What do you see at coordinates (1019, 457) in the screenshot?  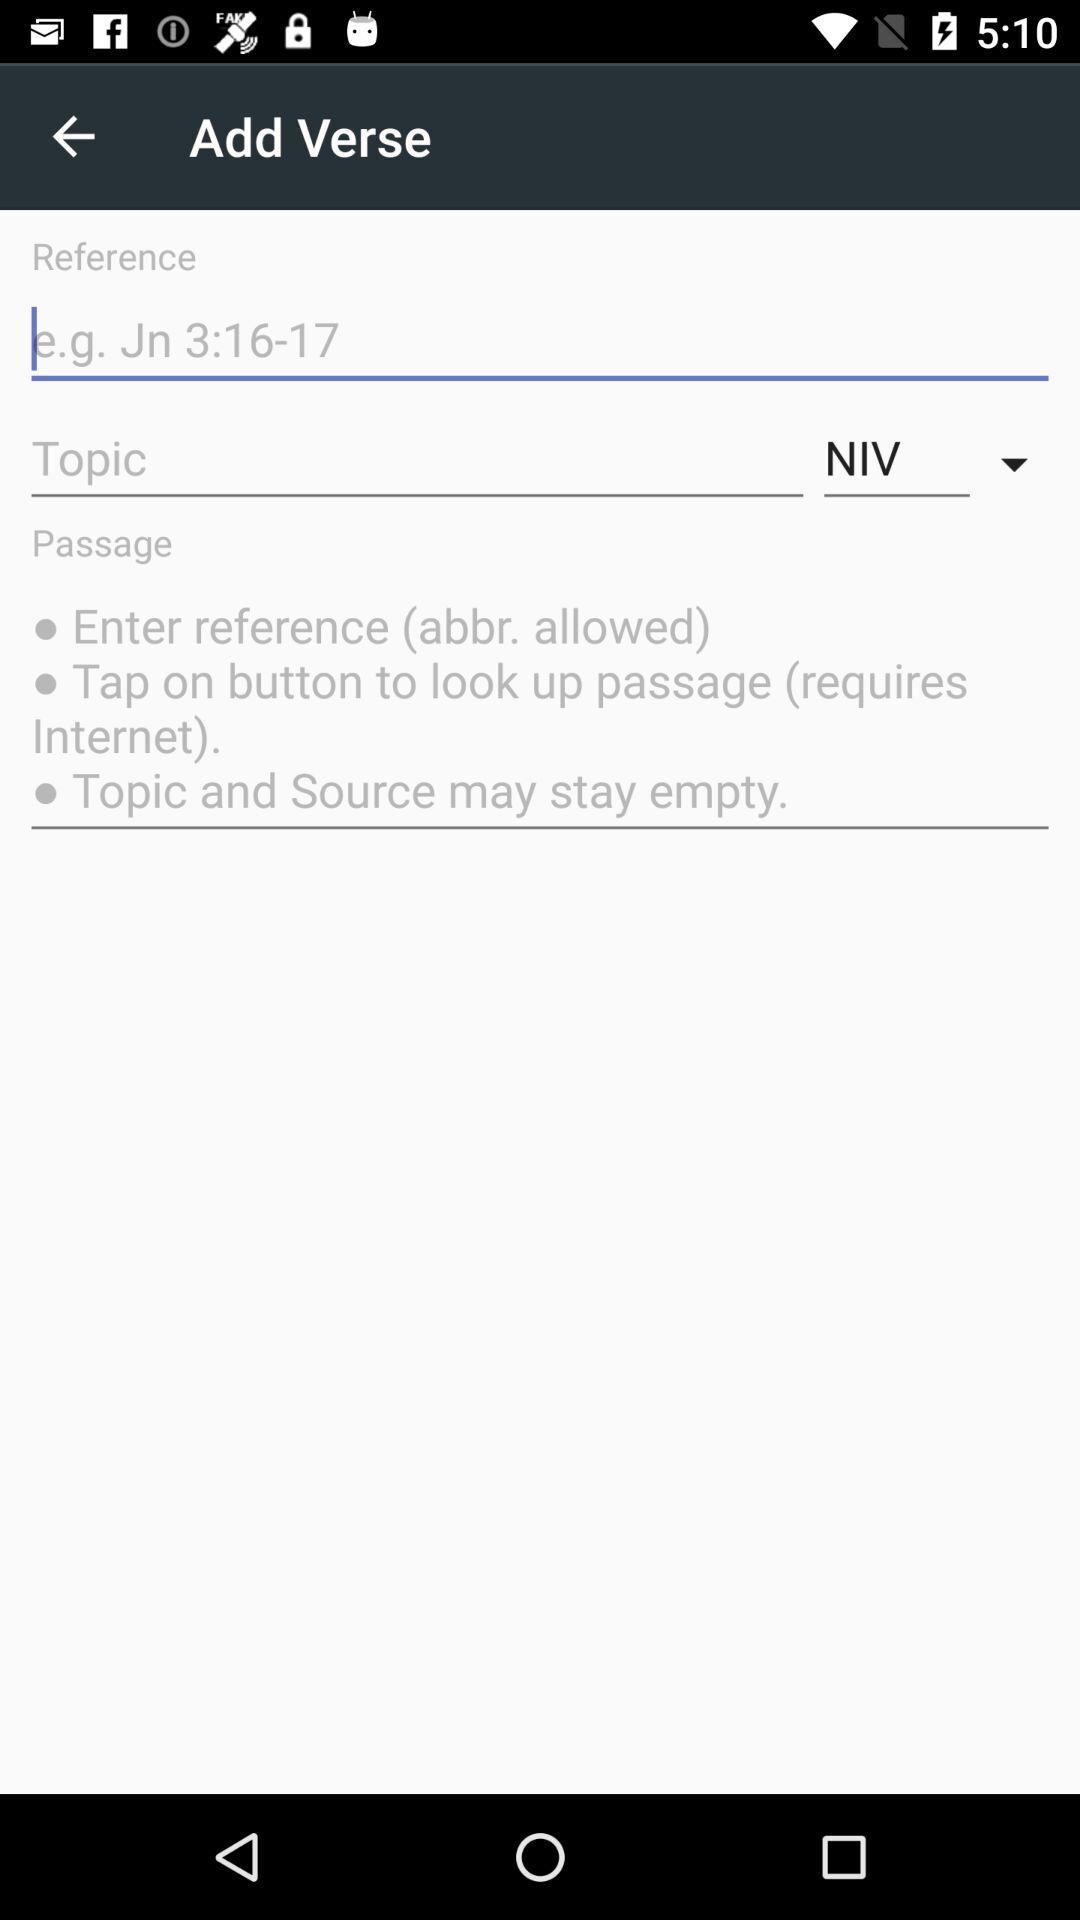 I see `the icon next to niv` at bounding box center [1019, 457].